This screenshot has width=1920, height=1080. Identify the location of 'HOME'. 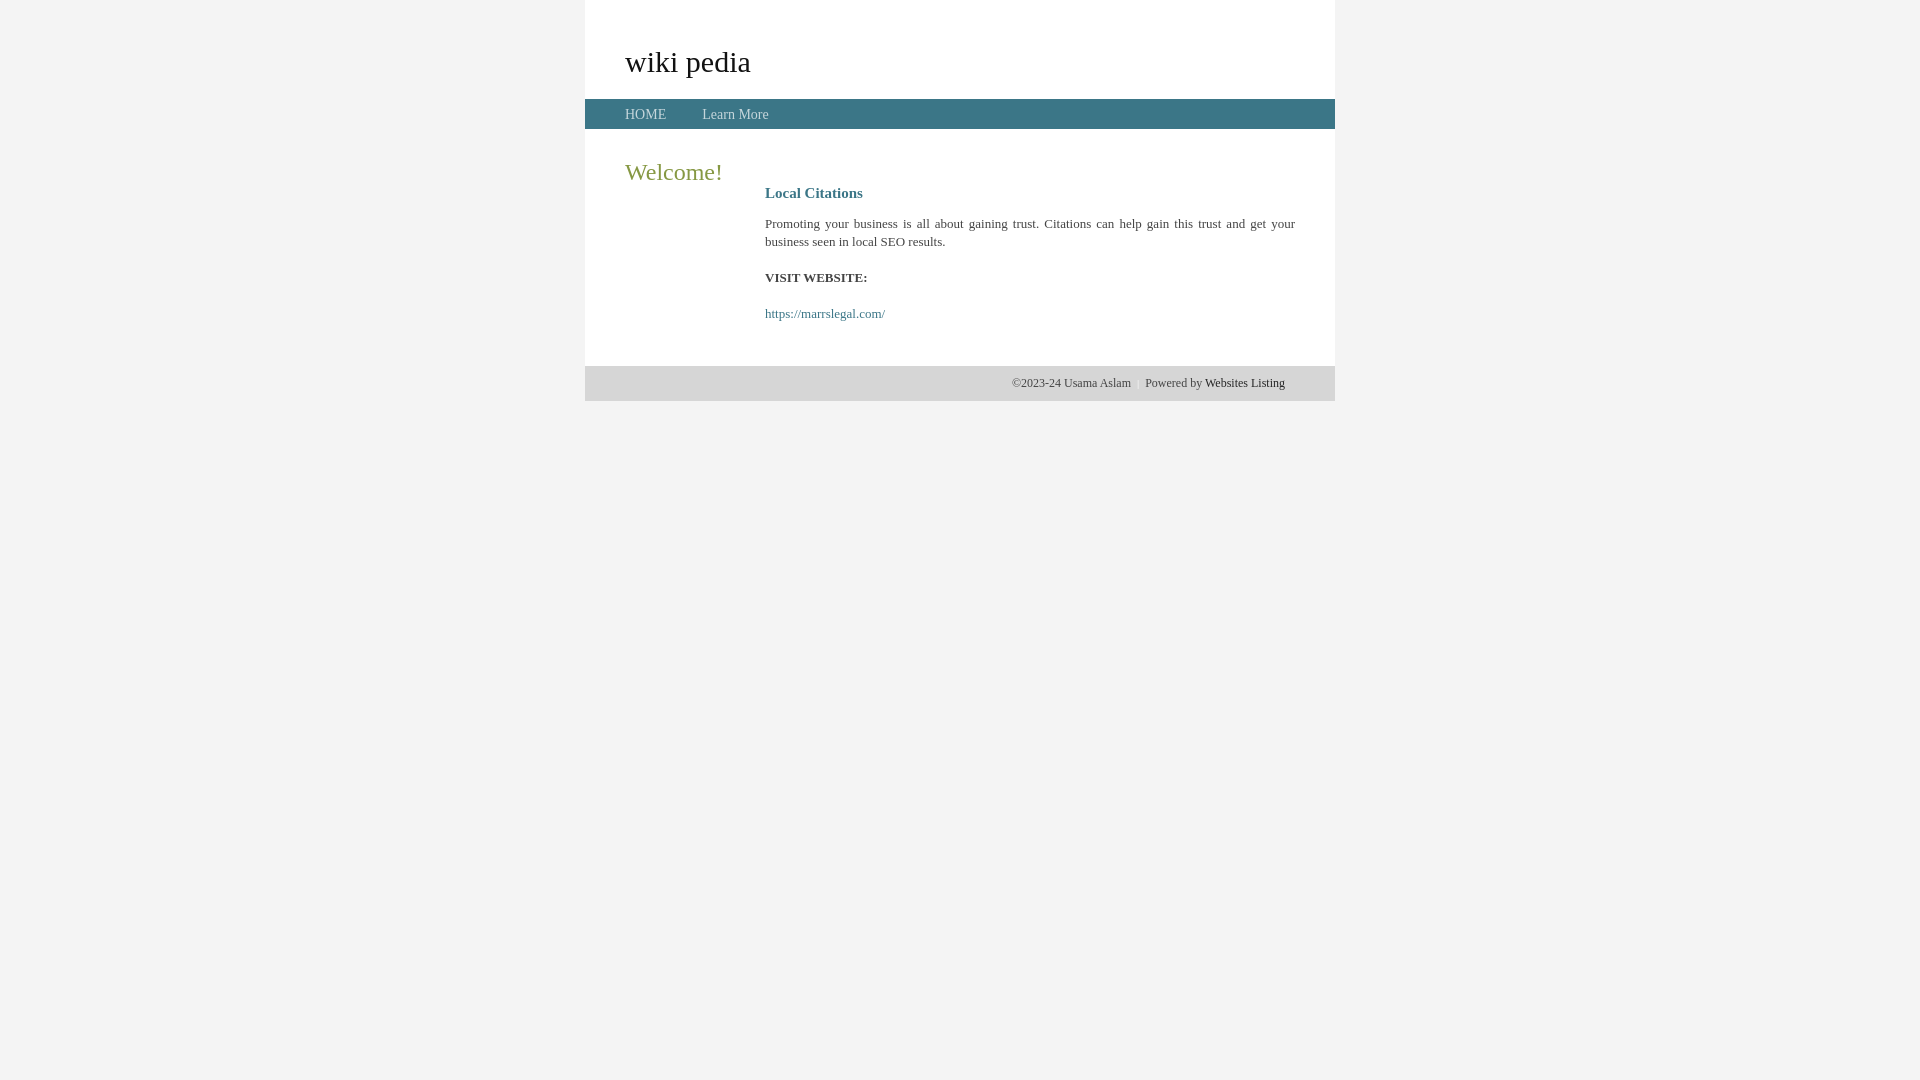
(645, 114).